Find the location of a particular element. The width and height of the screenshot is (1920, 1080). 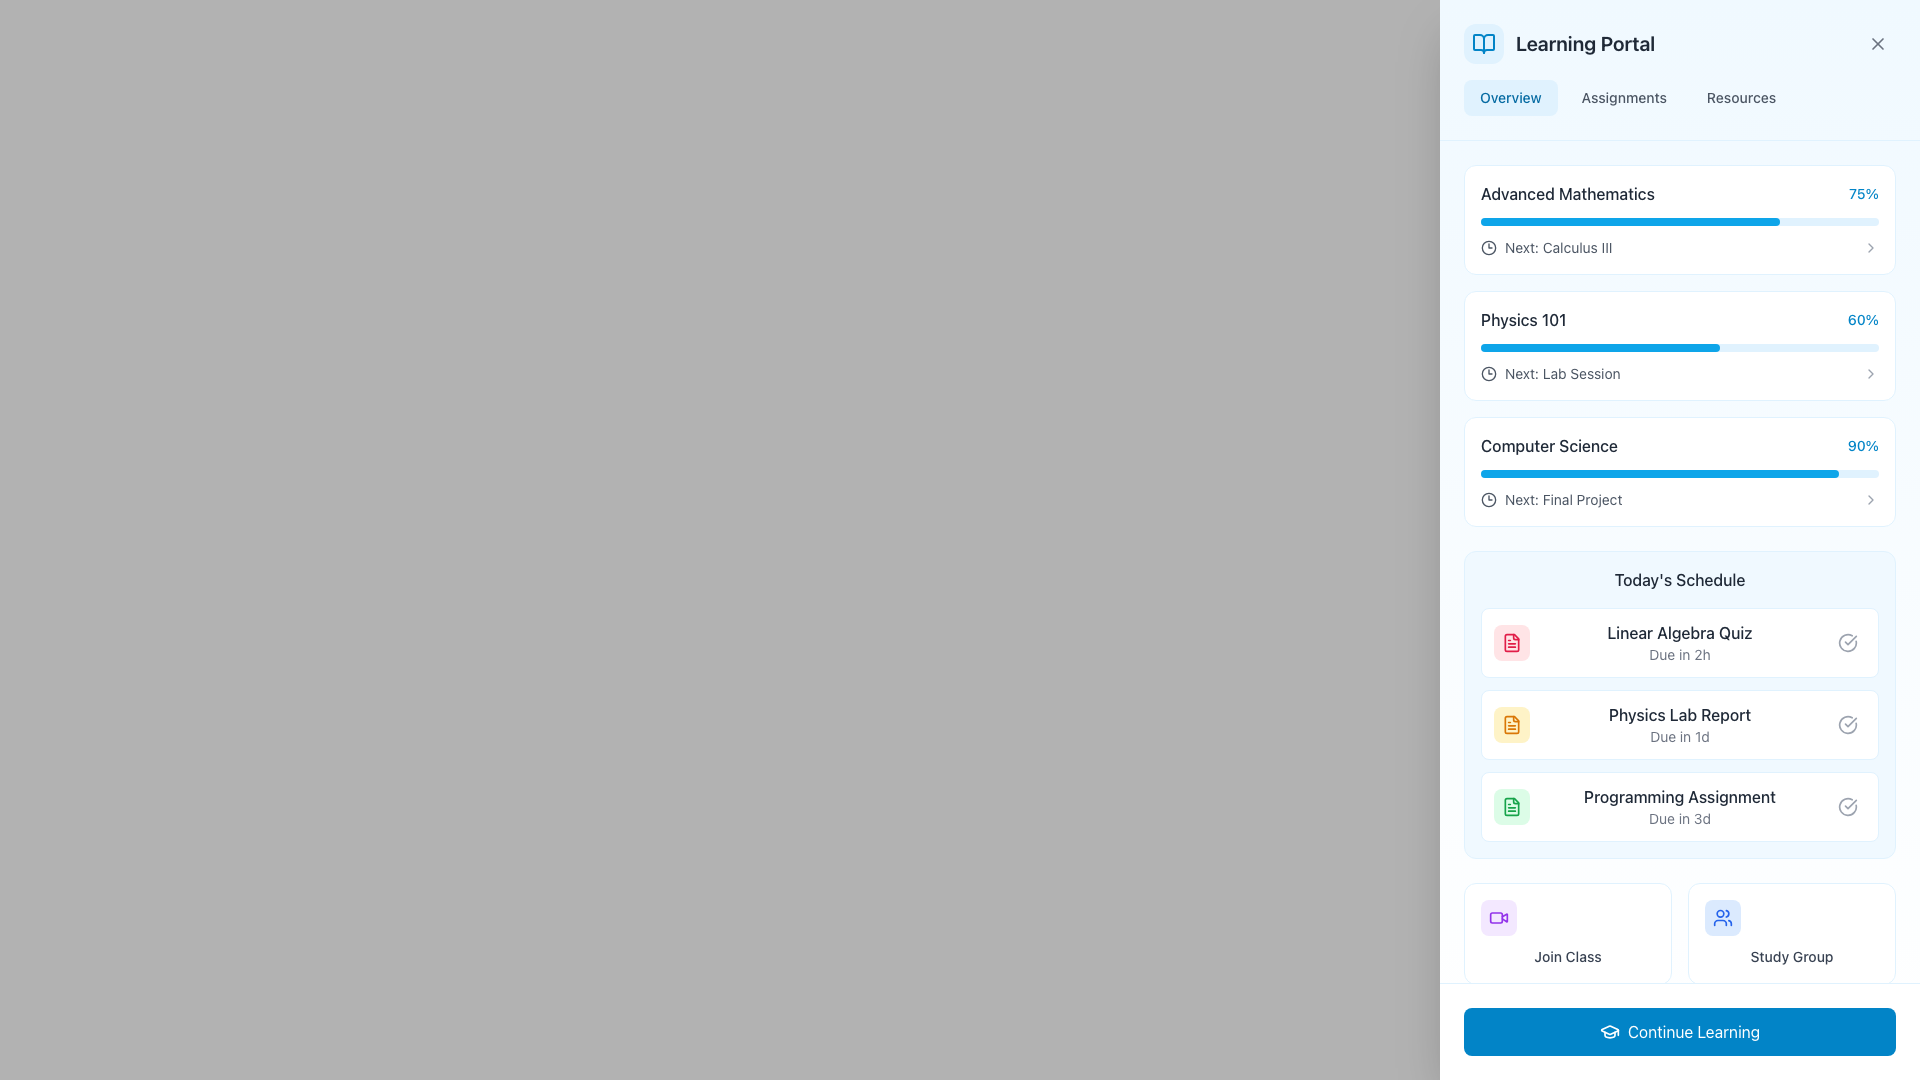

the list item indicating the next topic related to 'Advanced Mathematics' is located at coordinates (1680, 246).